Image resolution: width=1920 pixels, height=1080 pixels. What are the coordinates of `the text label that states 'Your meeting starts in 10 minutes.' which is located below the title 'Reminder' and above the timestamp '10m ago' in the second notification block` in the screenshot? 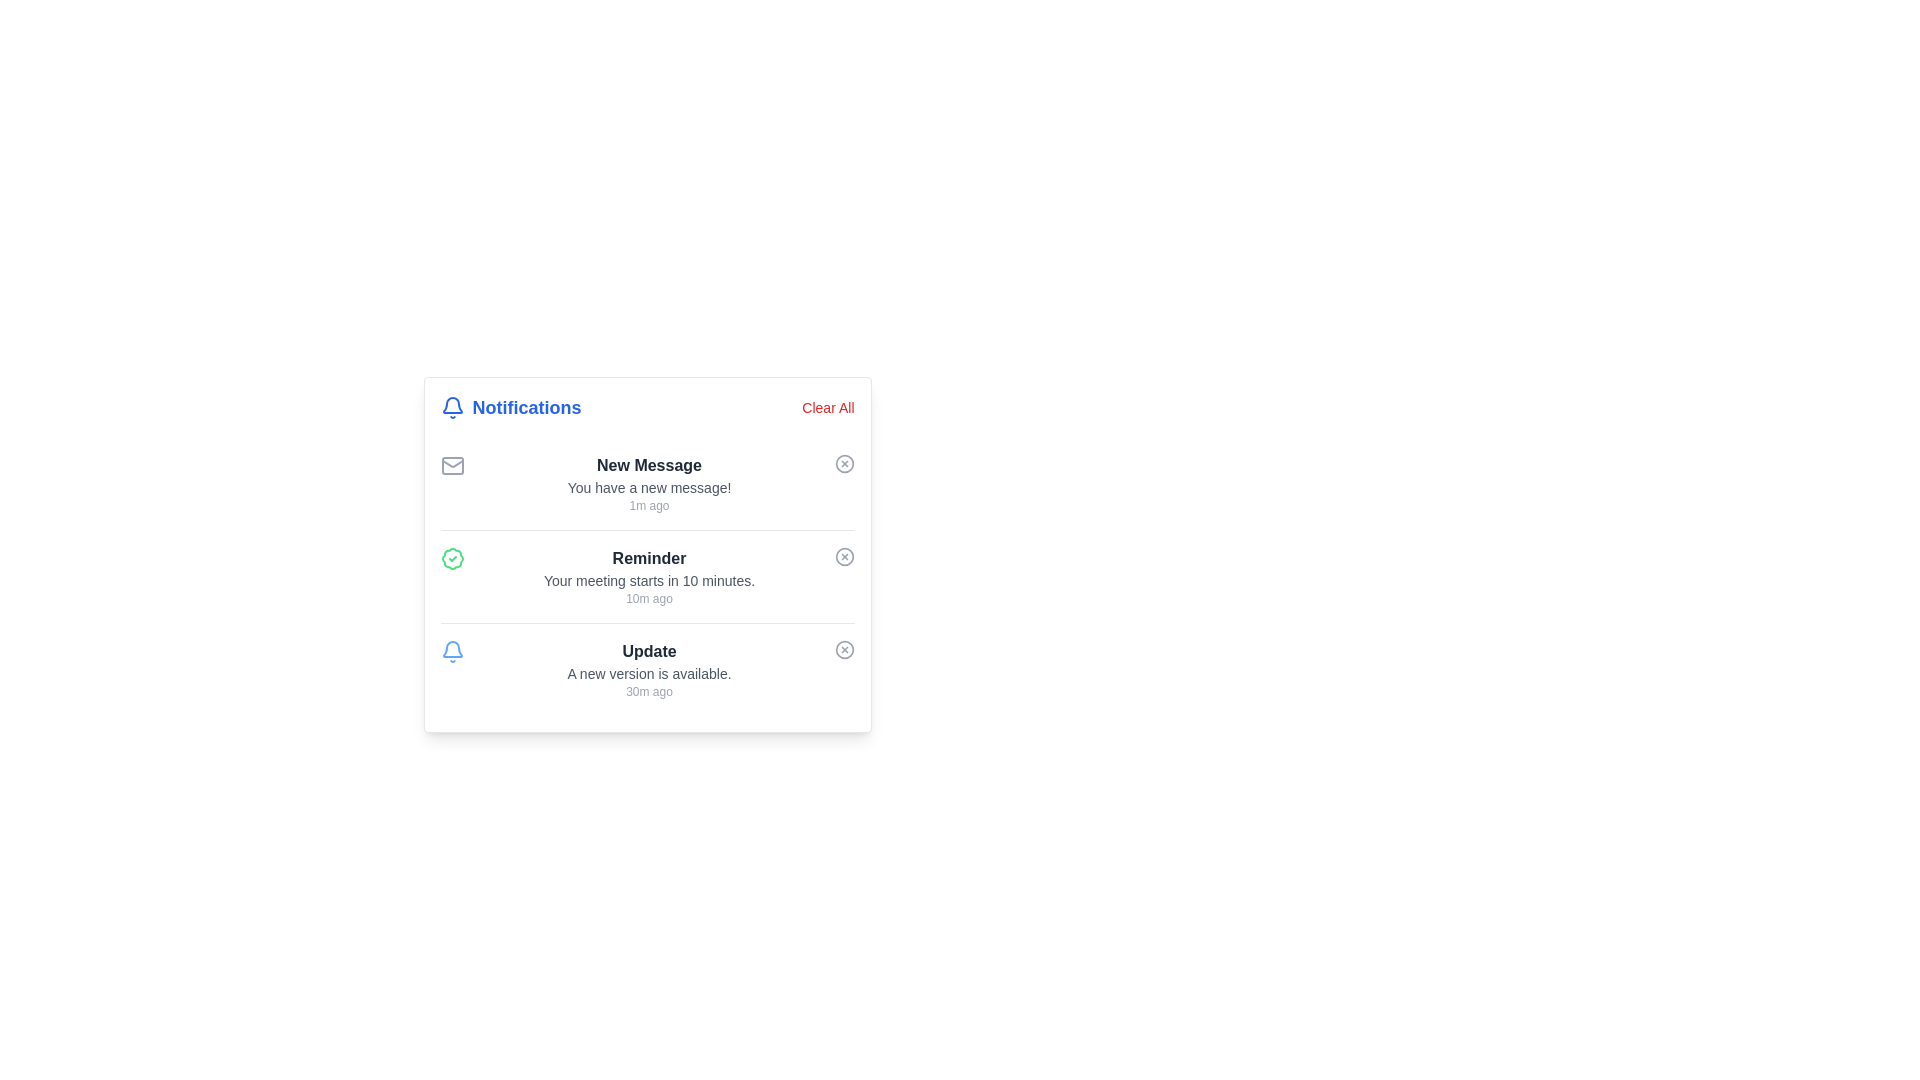 It's located at (649, 581).